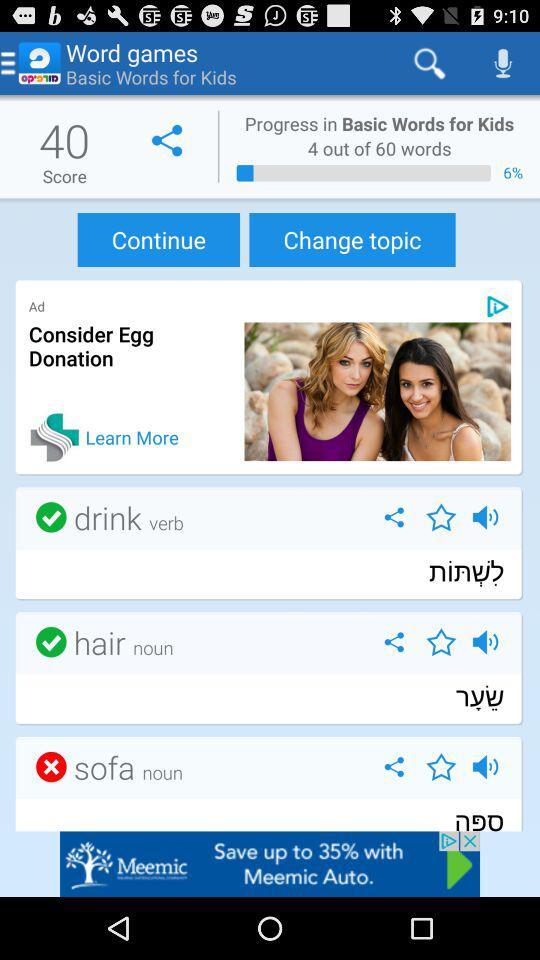  Describe the element at coordinates (496, 306) in the screenshot. I see `pick playstore` at that location.